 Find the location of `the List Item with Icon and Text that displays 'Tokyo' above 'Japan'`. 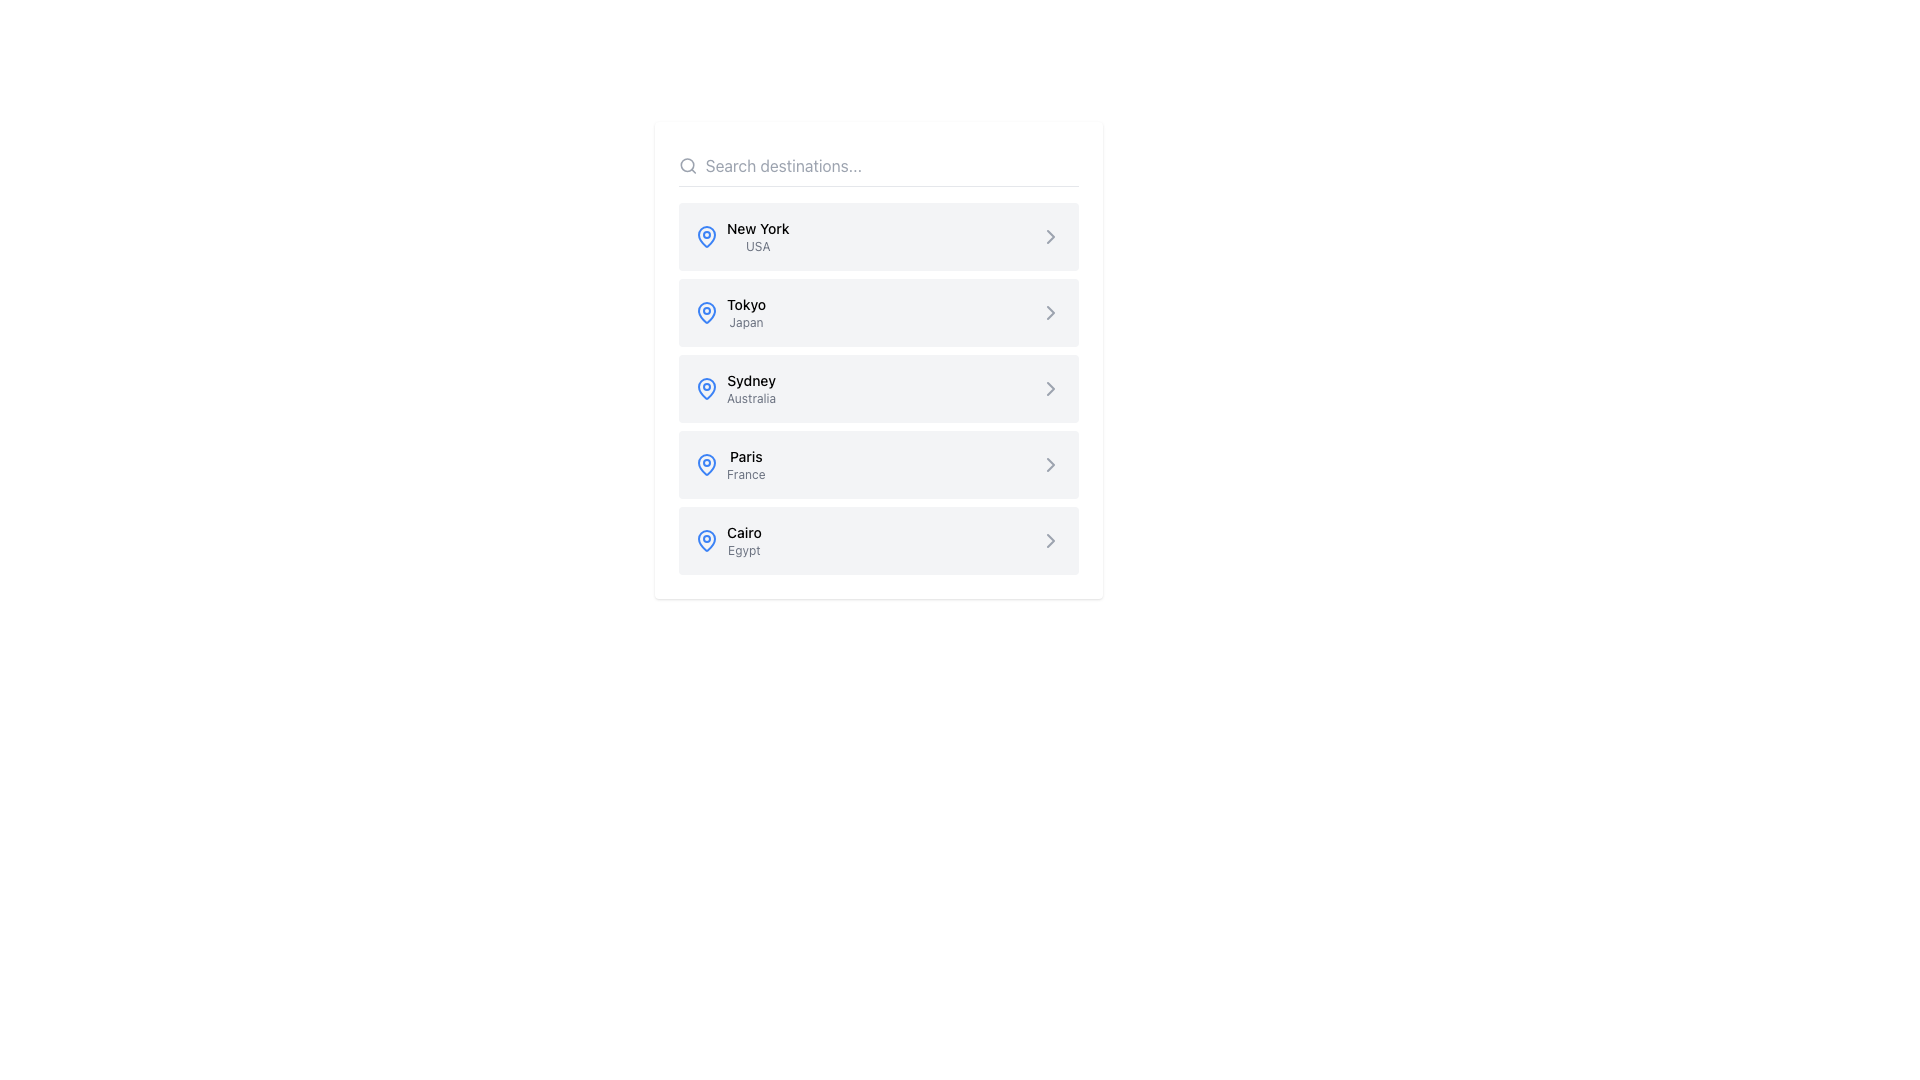

the List Item with Icon and Text that displays 'Tokyo' above 'Japan' is located at coordinates (729, 312).